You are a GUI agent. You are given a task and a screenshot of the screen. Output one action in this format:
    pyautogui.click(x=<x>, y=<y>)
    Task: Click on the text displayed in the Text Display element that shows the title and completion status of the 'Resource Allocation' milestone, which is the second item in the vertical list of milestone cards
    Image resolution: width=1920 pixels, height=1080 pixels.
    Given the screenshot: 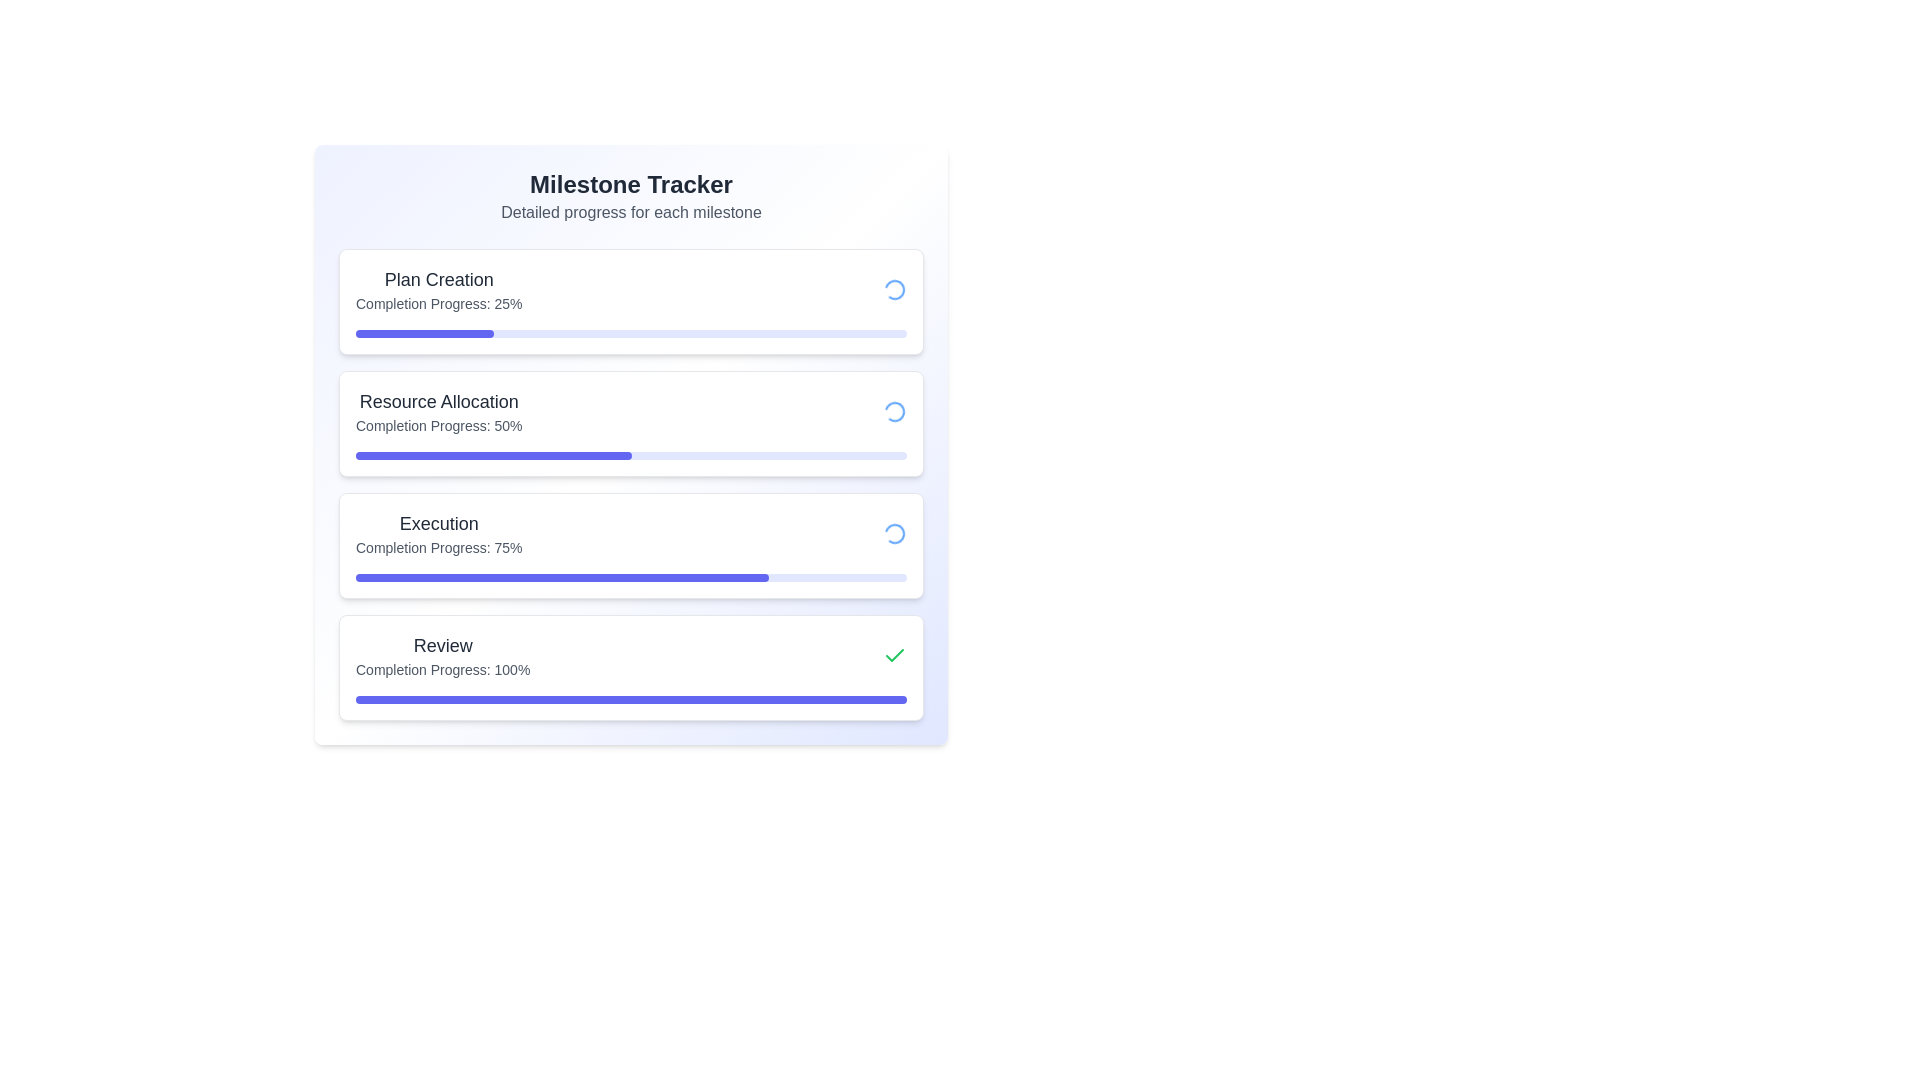 What is the action you would take?
    pyautogui.click(x=438, y=411)
    